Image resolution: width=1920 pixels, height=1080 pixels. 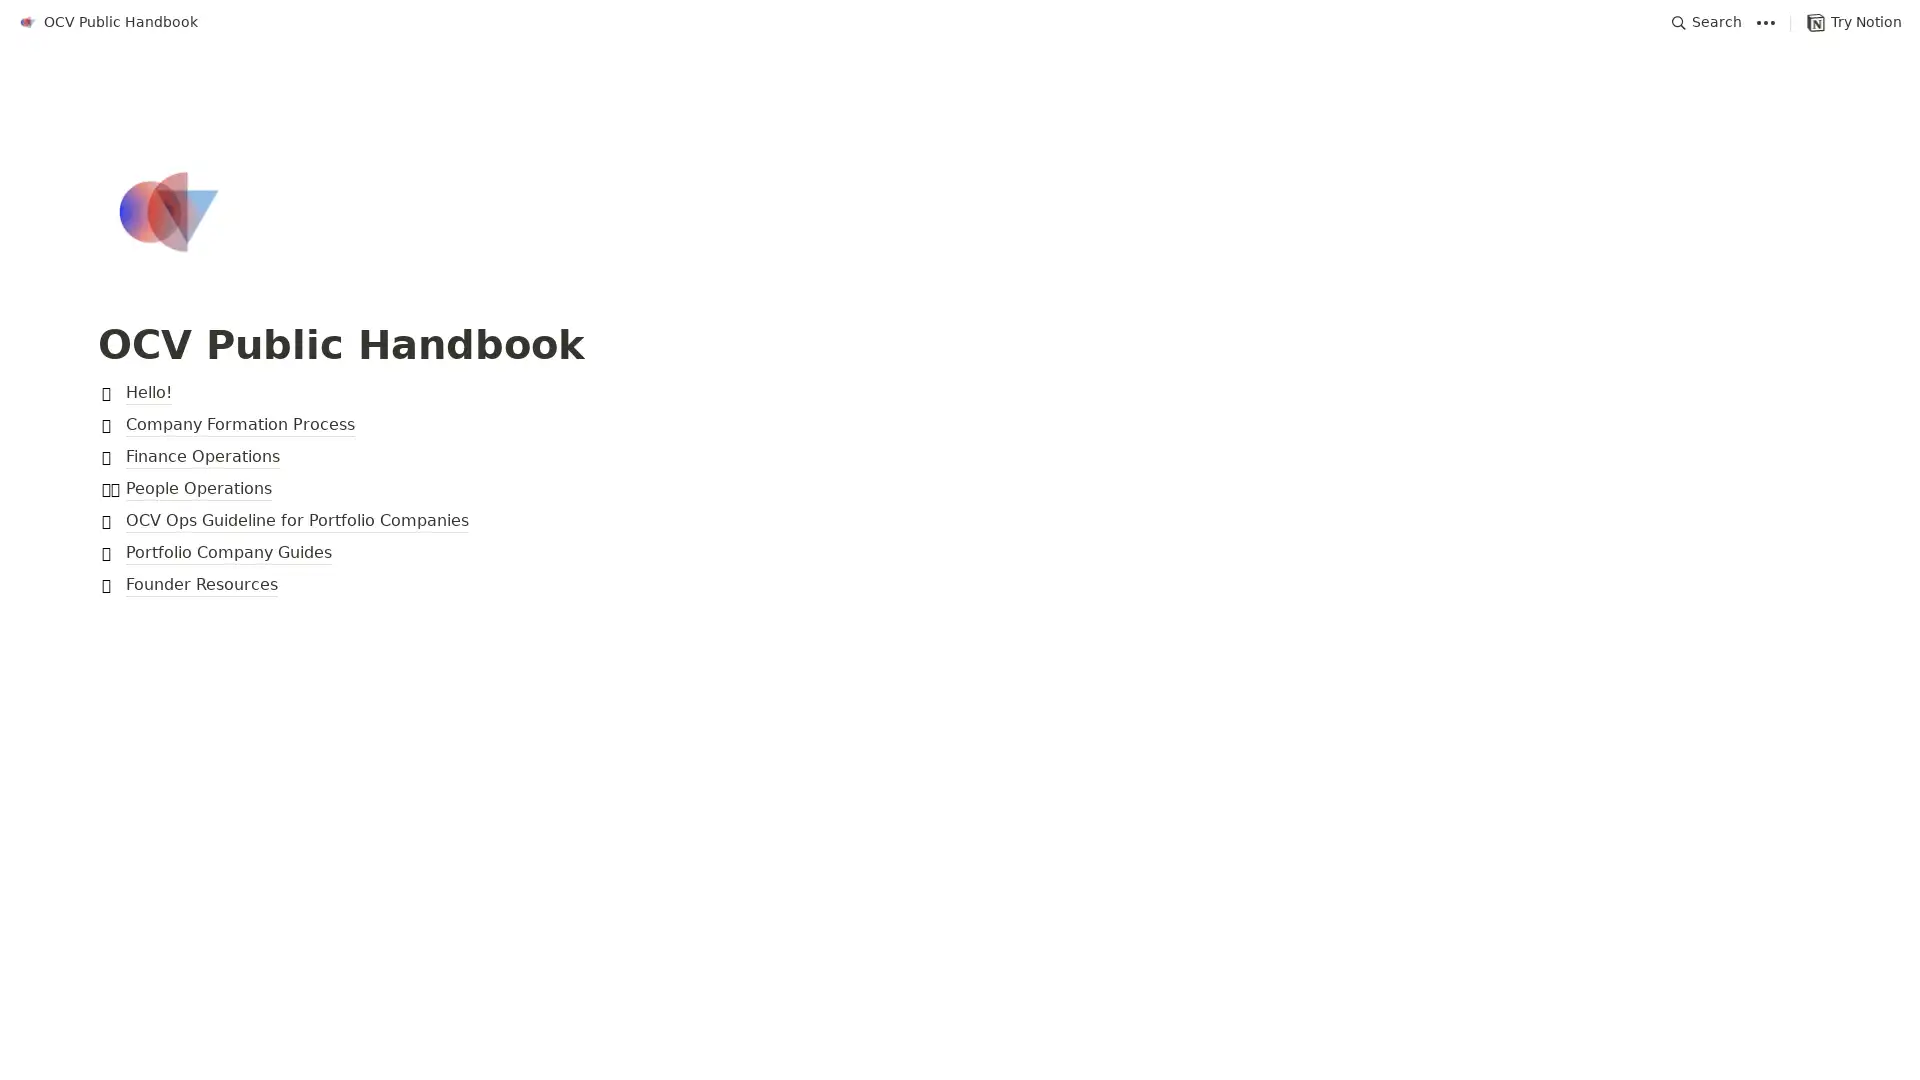 I want to click on People Operations, so click(x=960, y=489).